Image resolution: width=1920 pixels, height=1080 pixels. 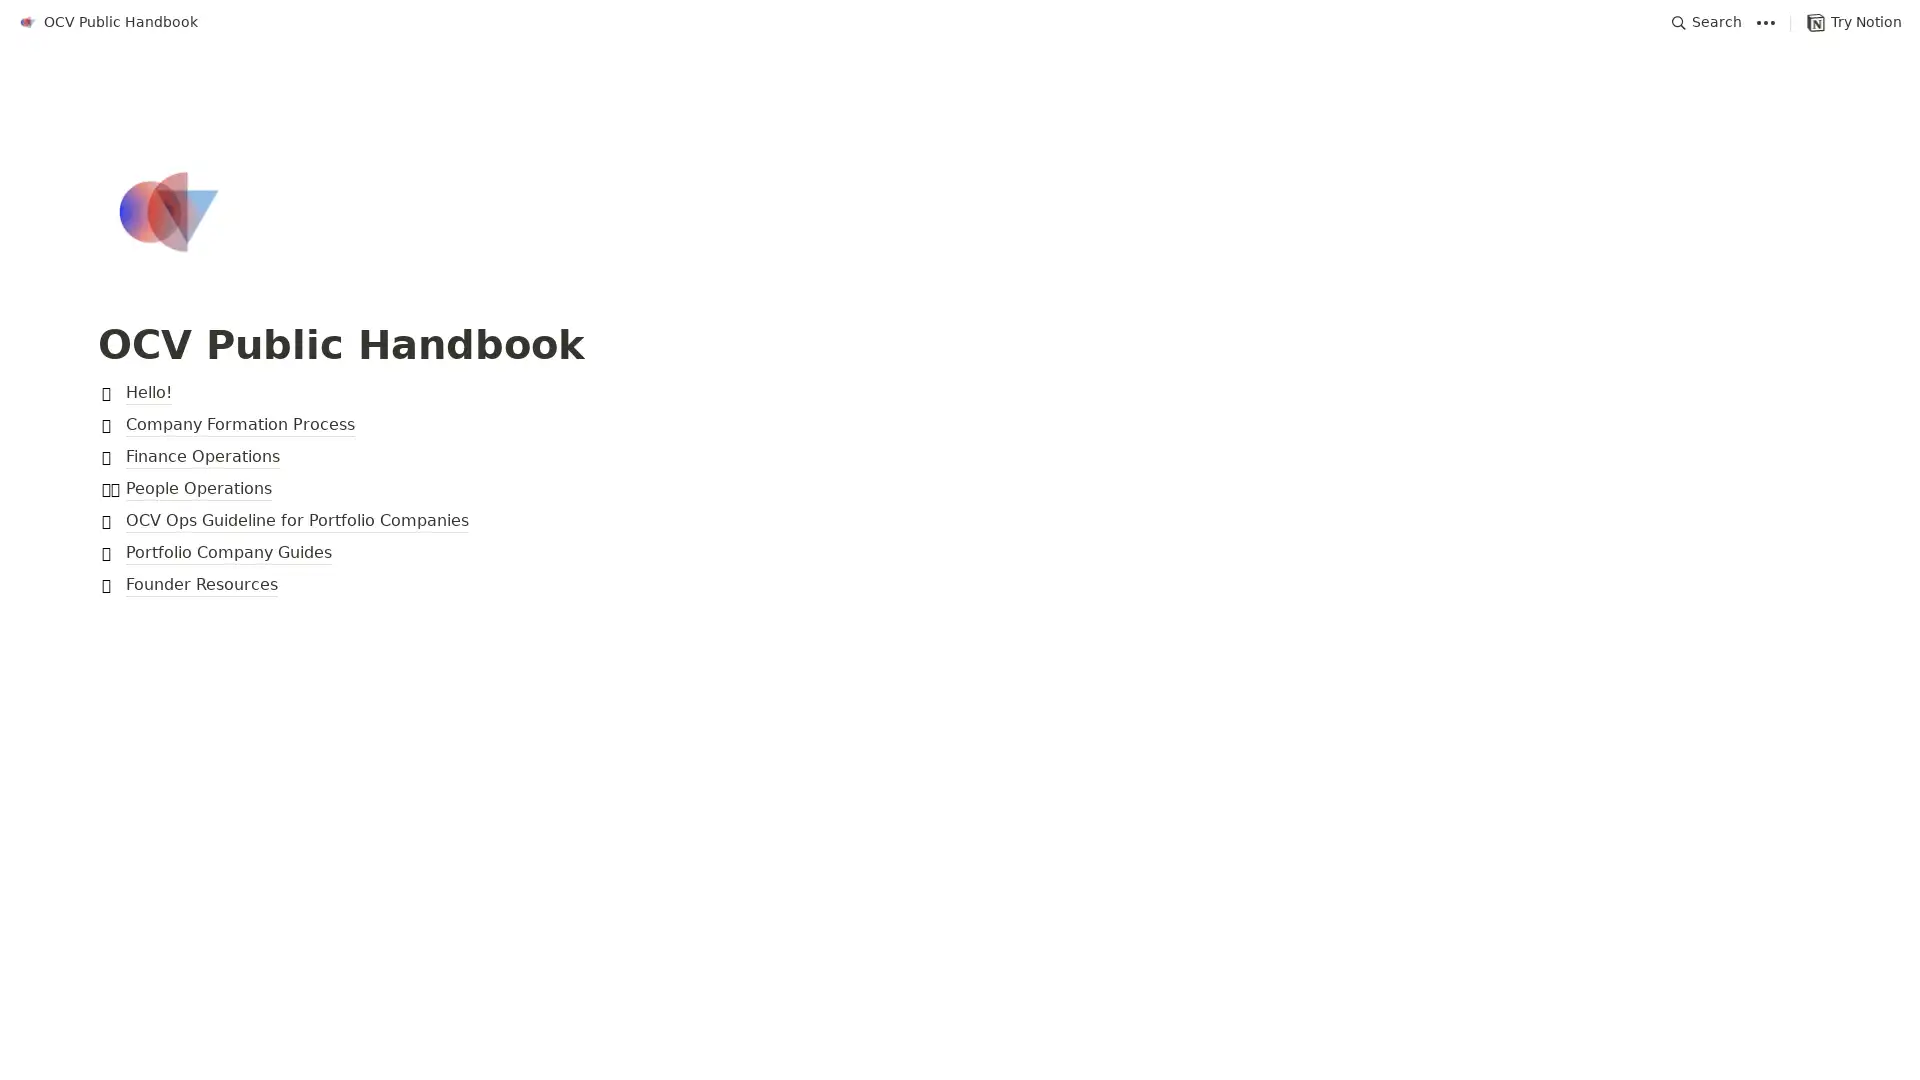 I want to click on People Operations, so click(x=960, y=489).